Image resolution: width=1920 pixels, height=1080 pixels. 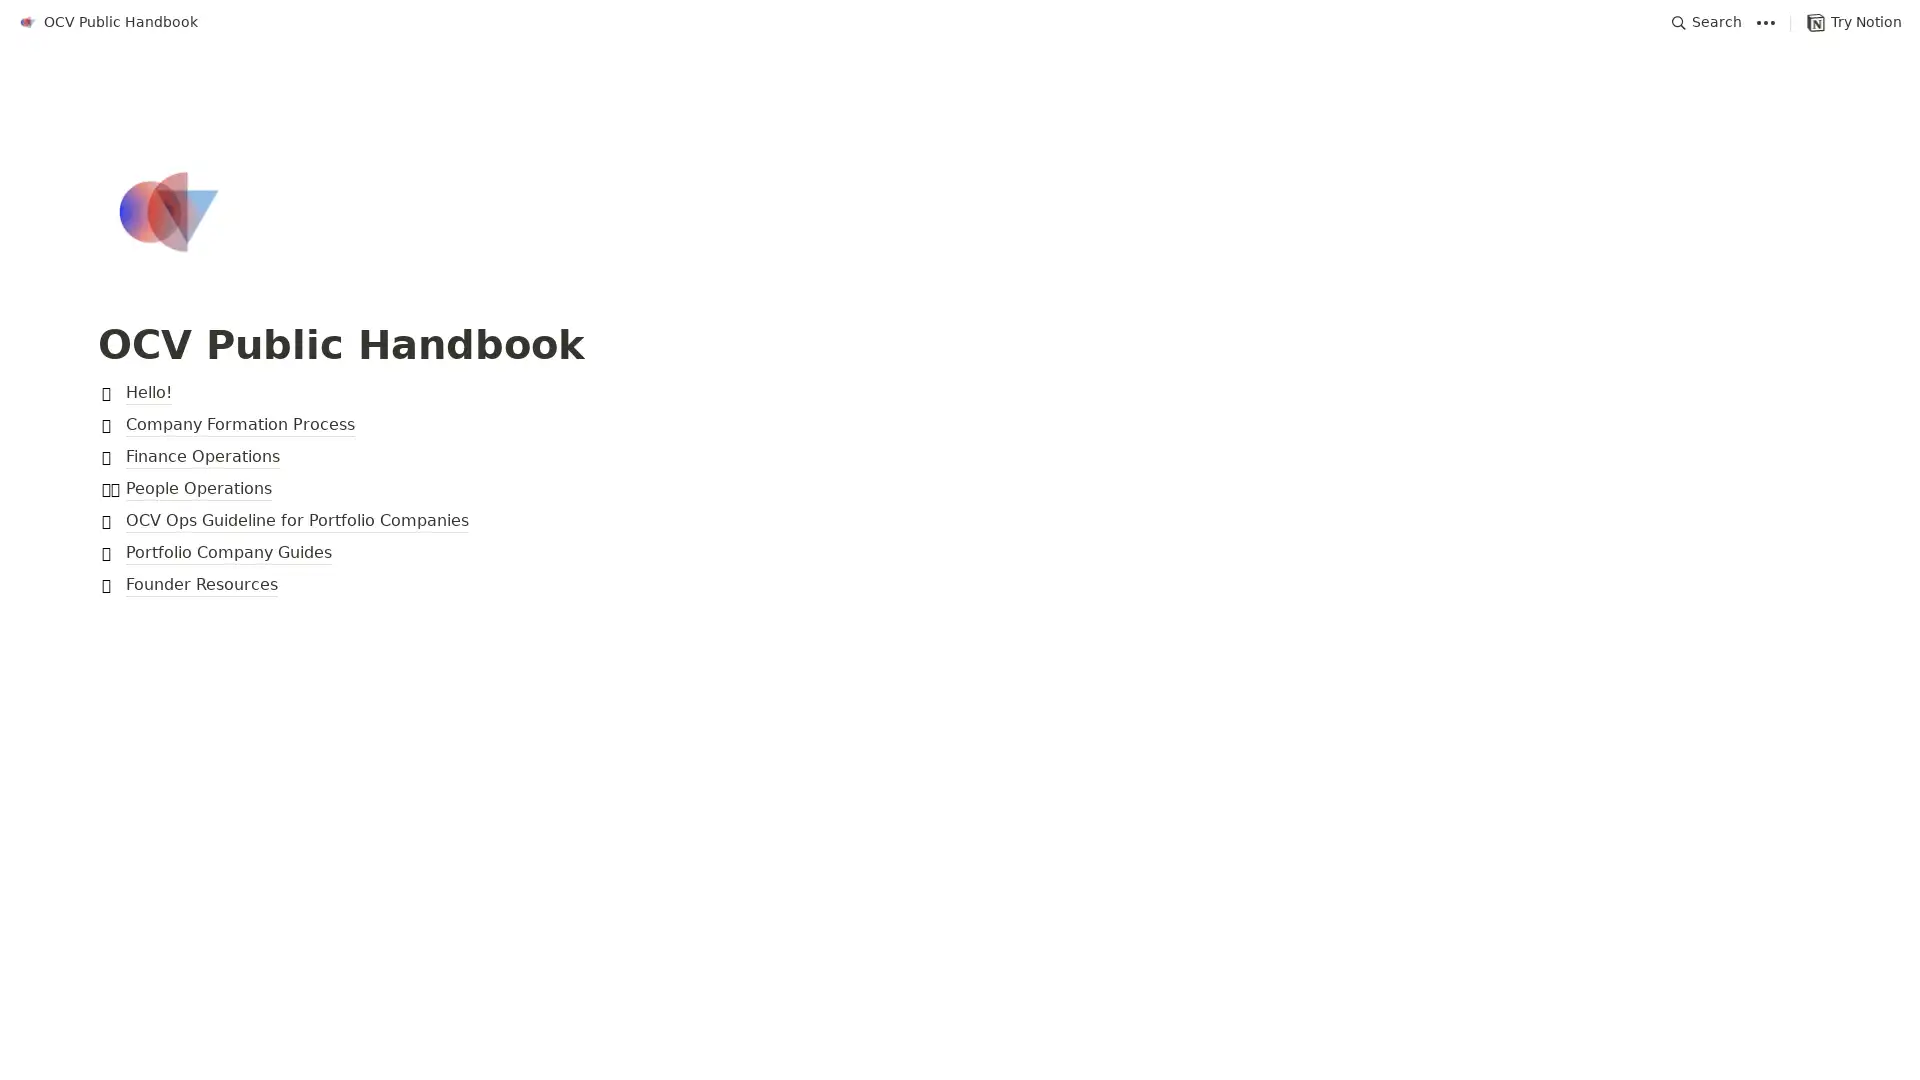 I want to click on People Operations, so click(x=960, y=489).